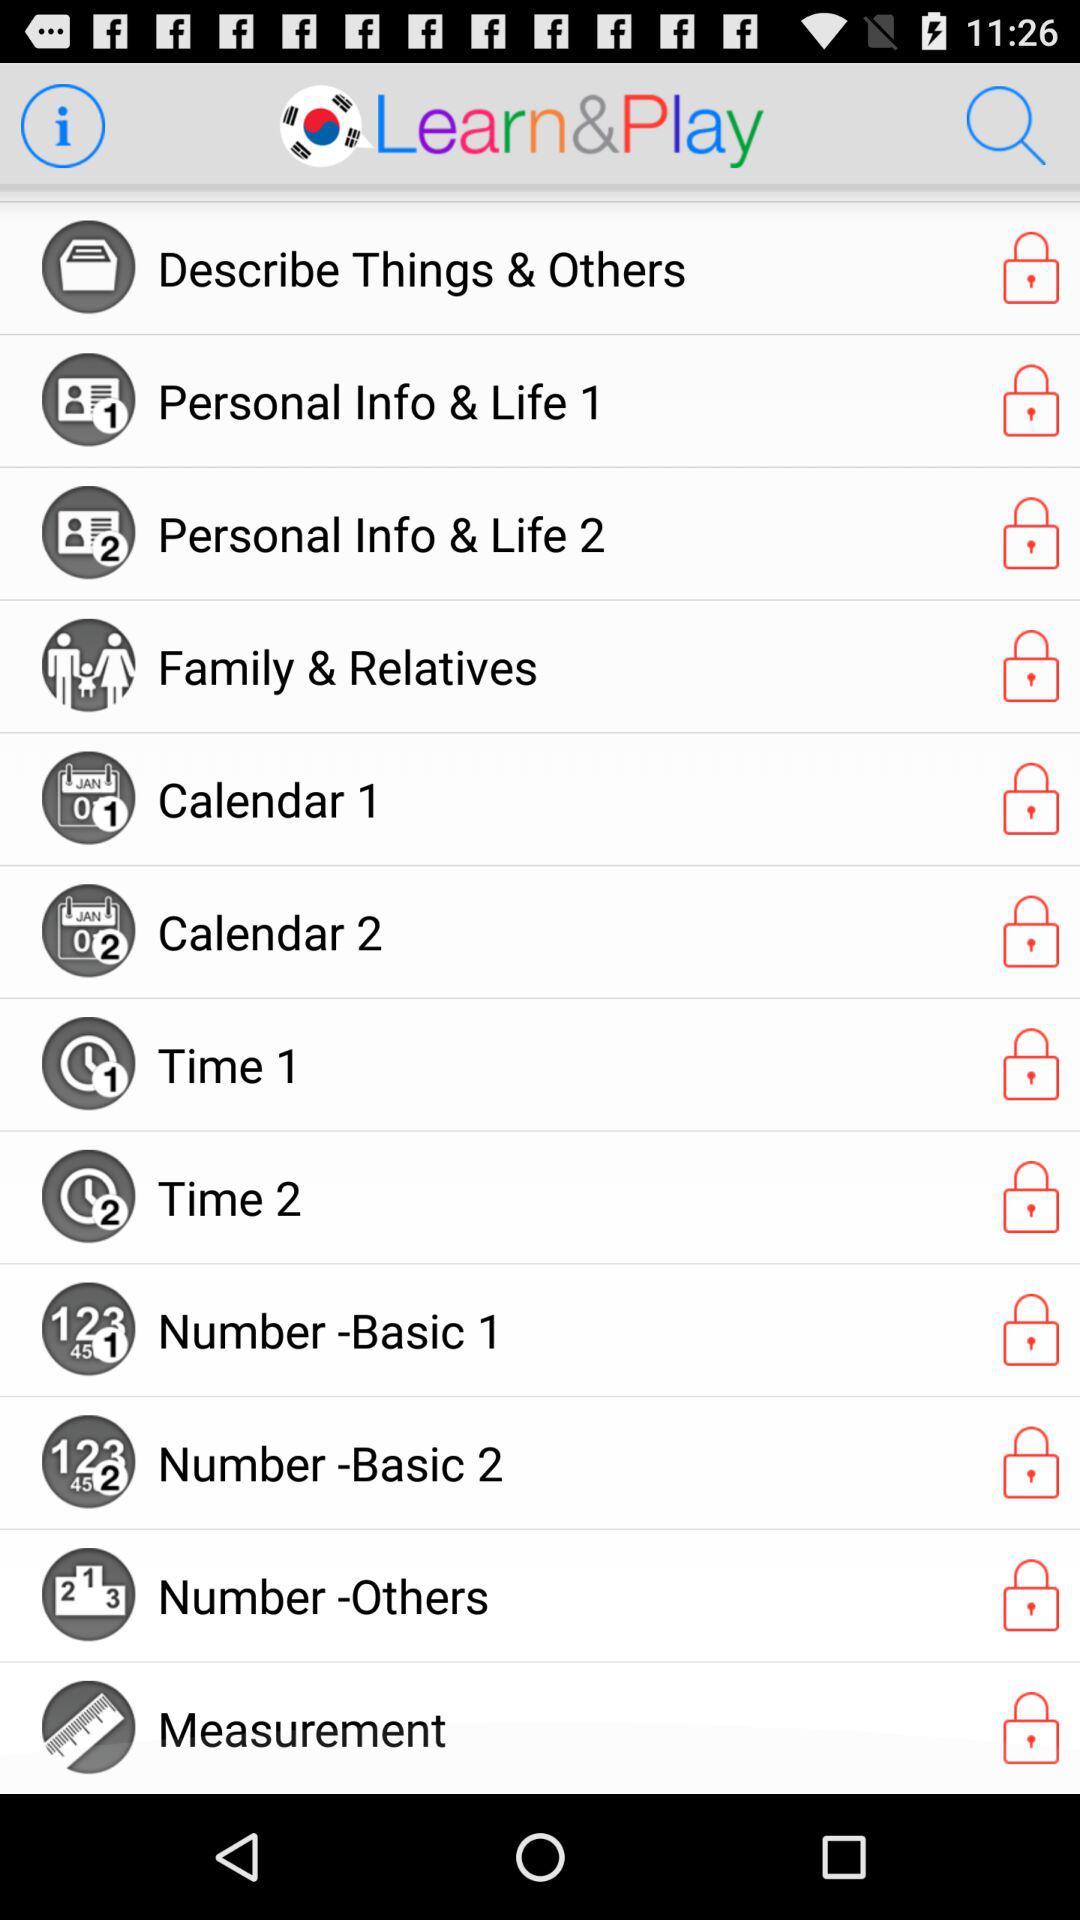 Image resolution: width=1080 pixels, height=1920 pixels. I want to click on more information, so click(61, 124).